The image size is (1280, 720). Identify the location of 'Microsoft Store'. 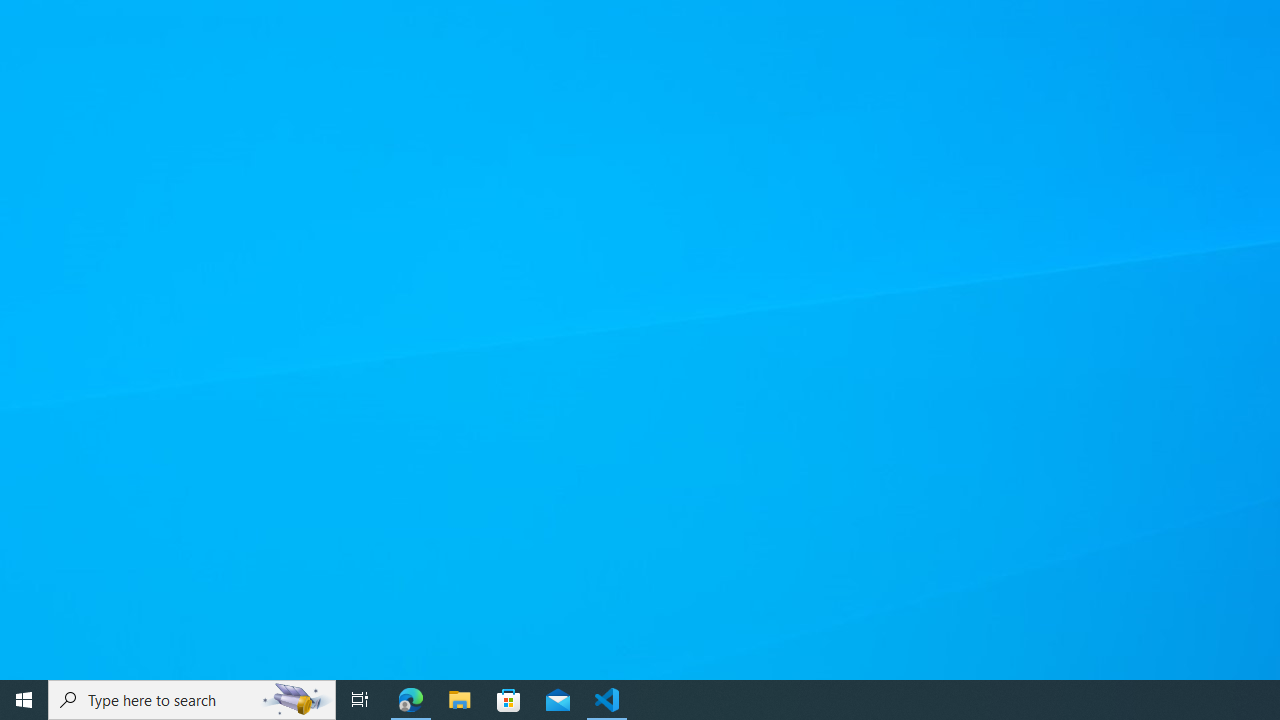
(509, 698).